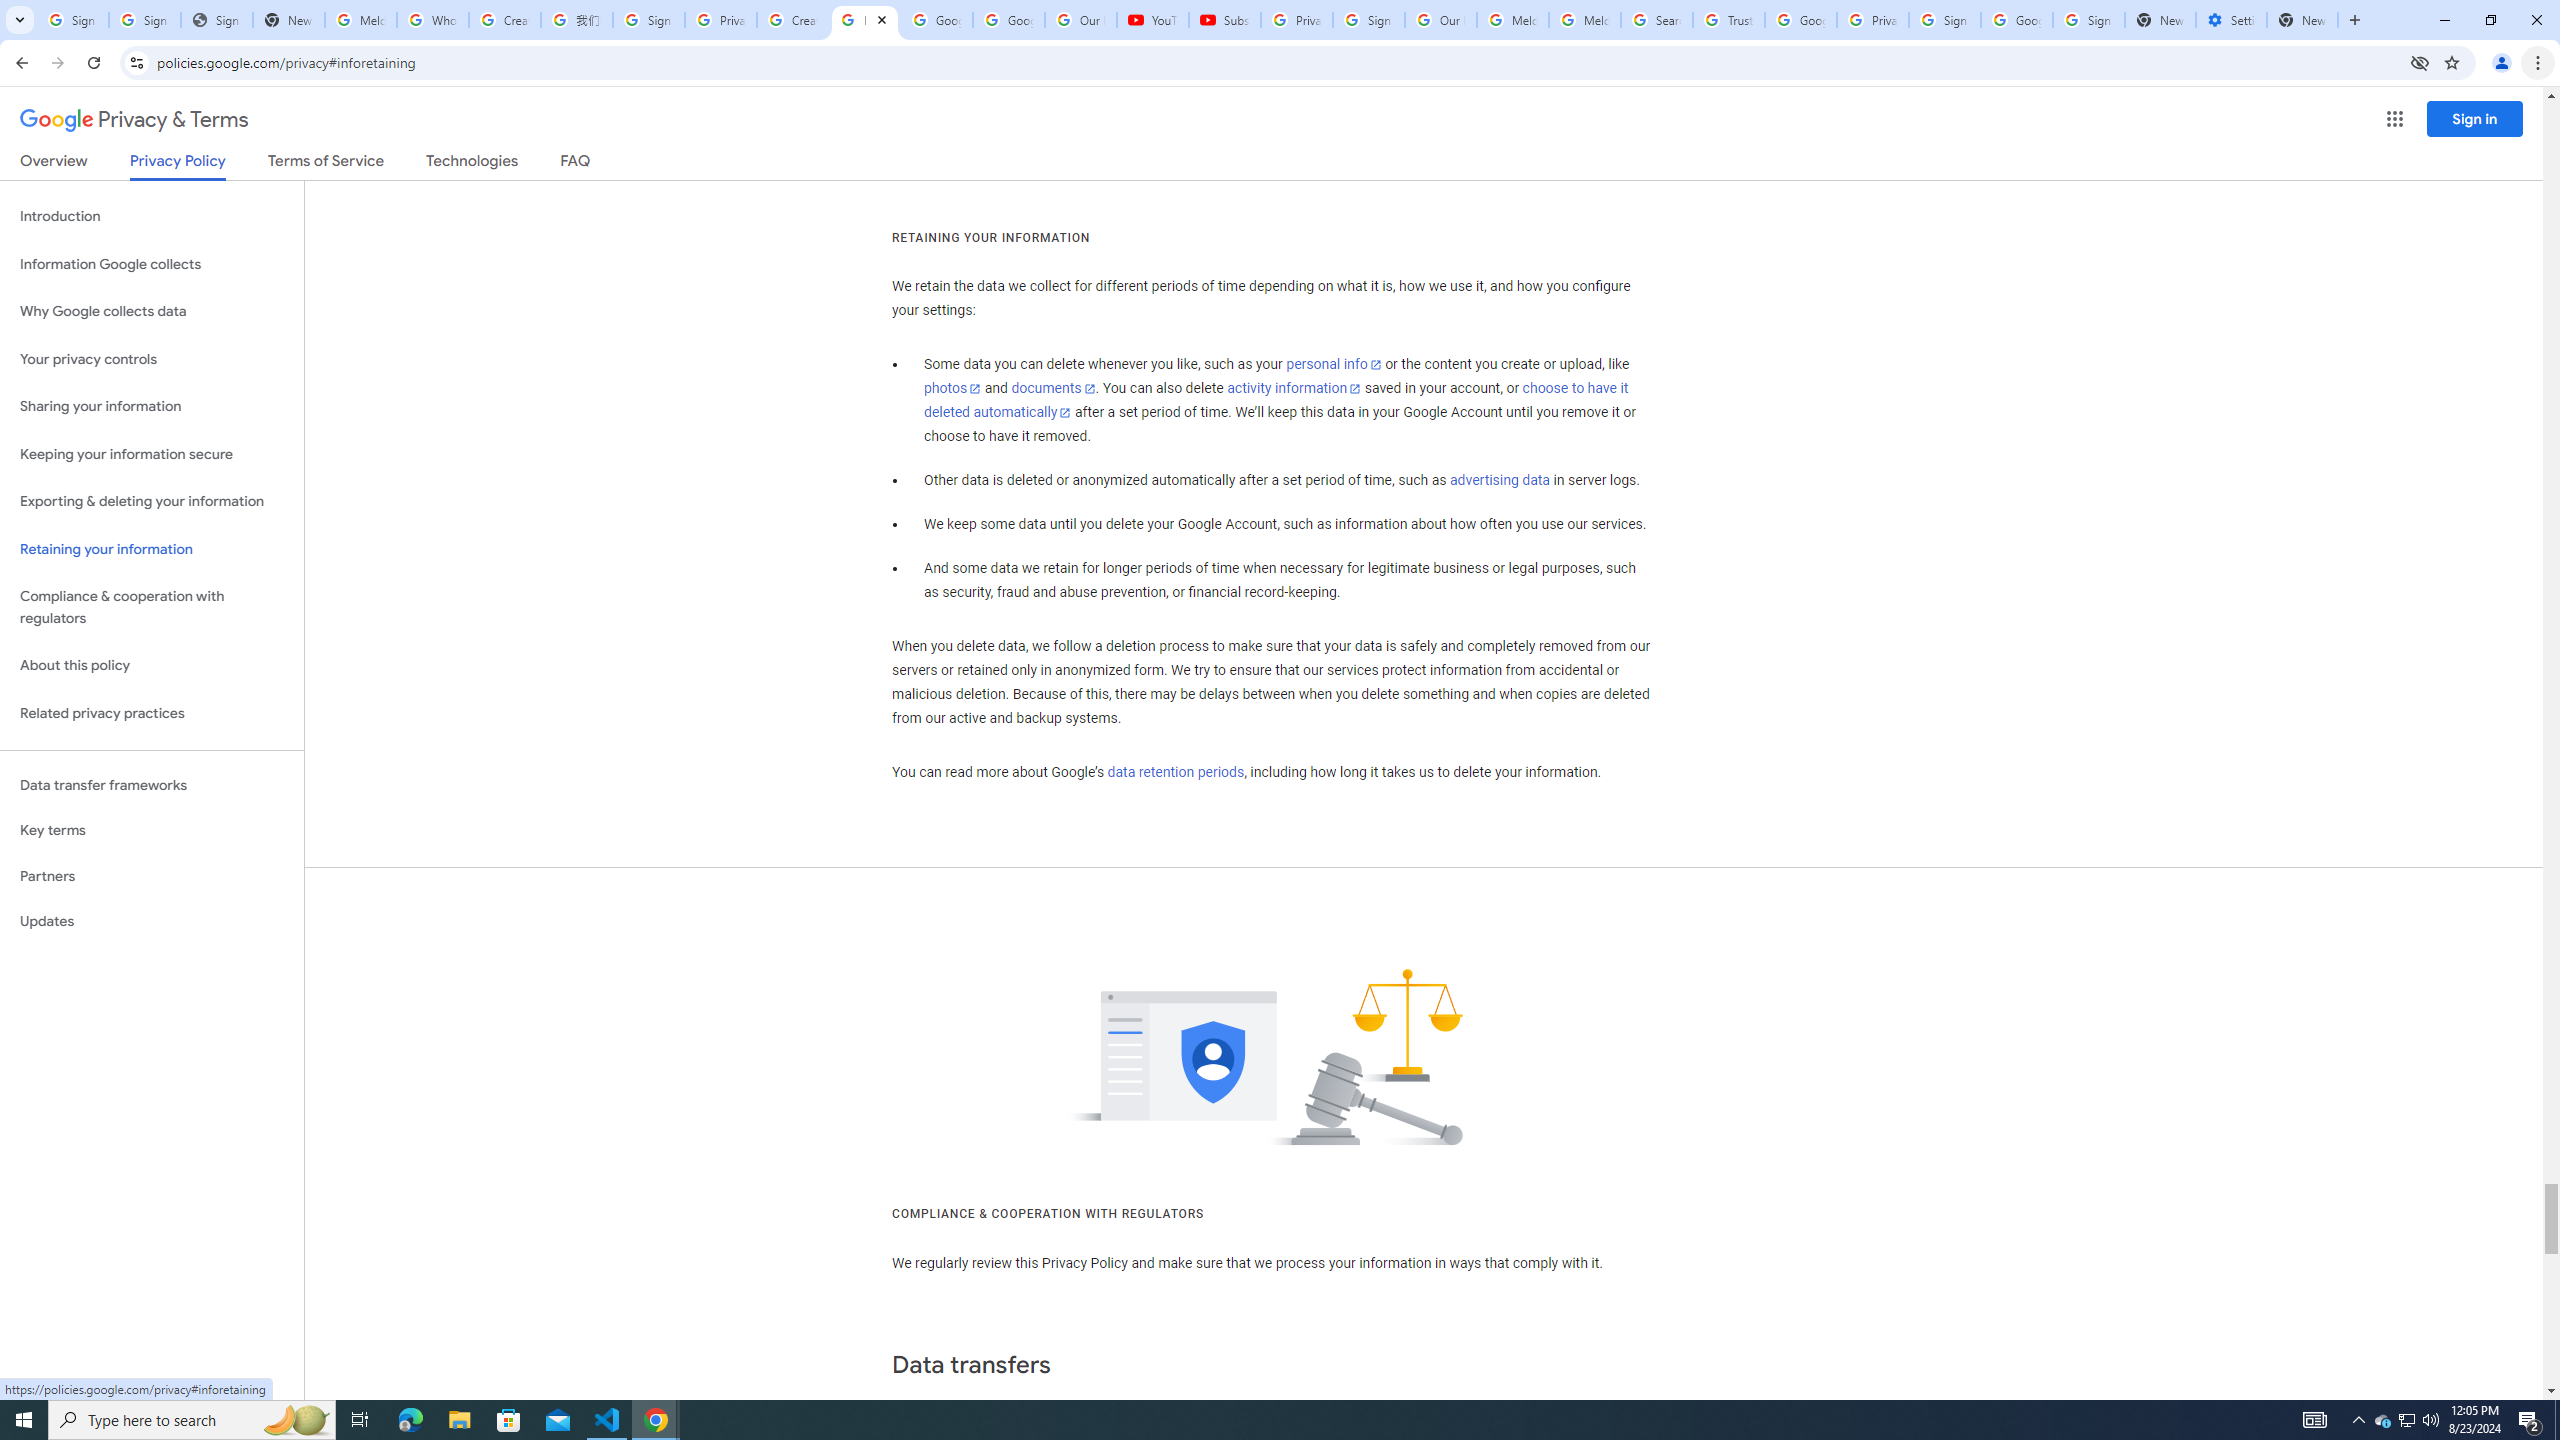 This screenshot has width=2560, height=1440. What do you see at coordinates (151, 876) in the screenshot?
I see `'Partners'` at bounding box center [151, 876].